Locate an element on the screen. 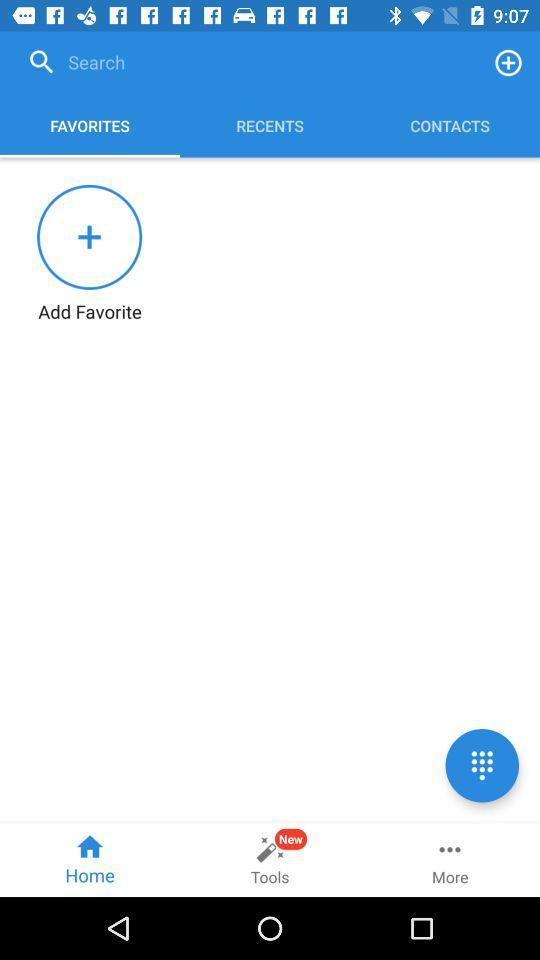 Image resolution: width=540 pixels, height=960 pixels. favorite is located at coordinates (508, 62).